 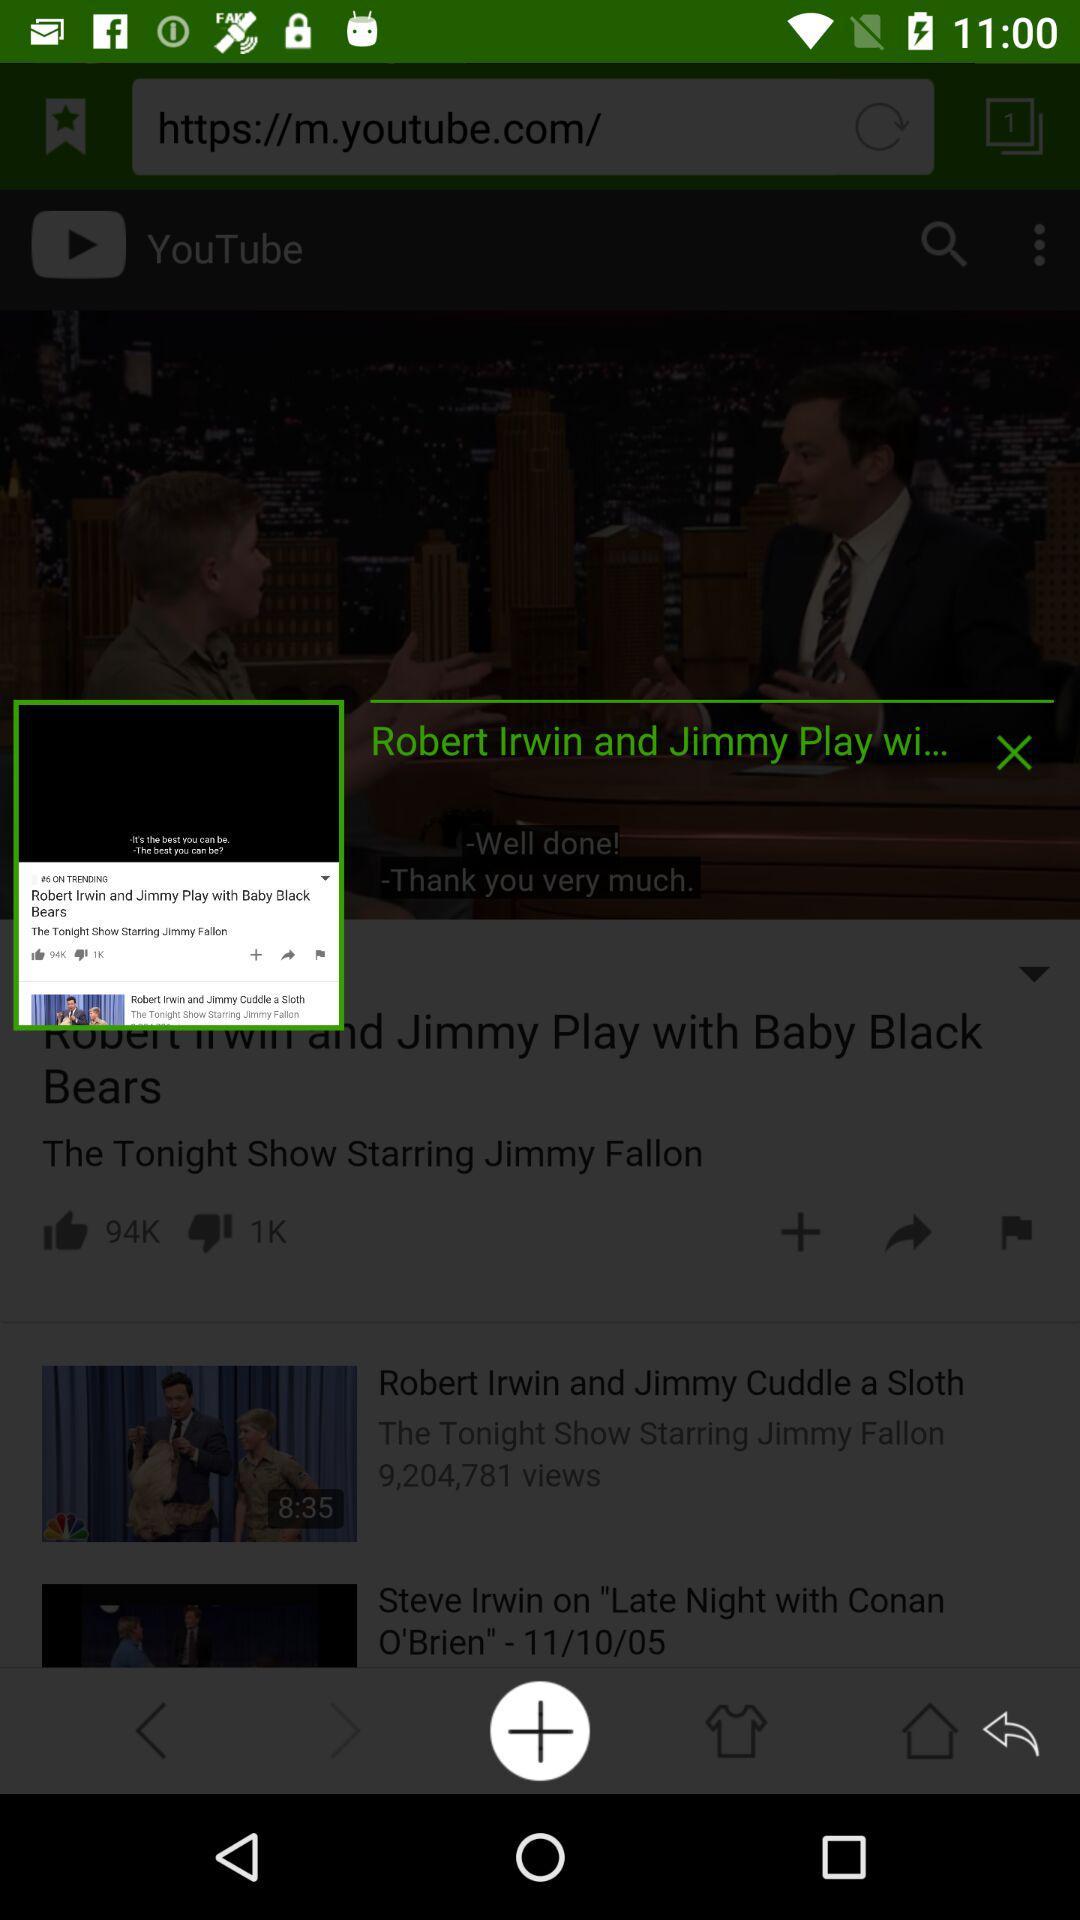 What do you see at coordinates (540, 1851) in the screenshot?
I see `the add icon` at bounding box center [540, 1851].